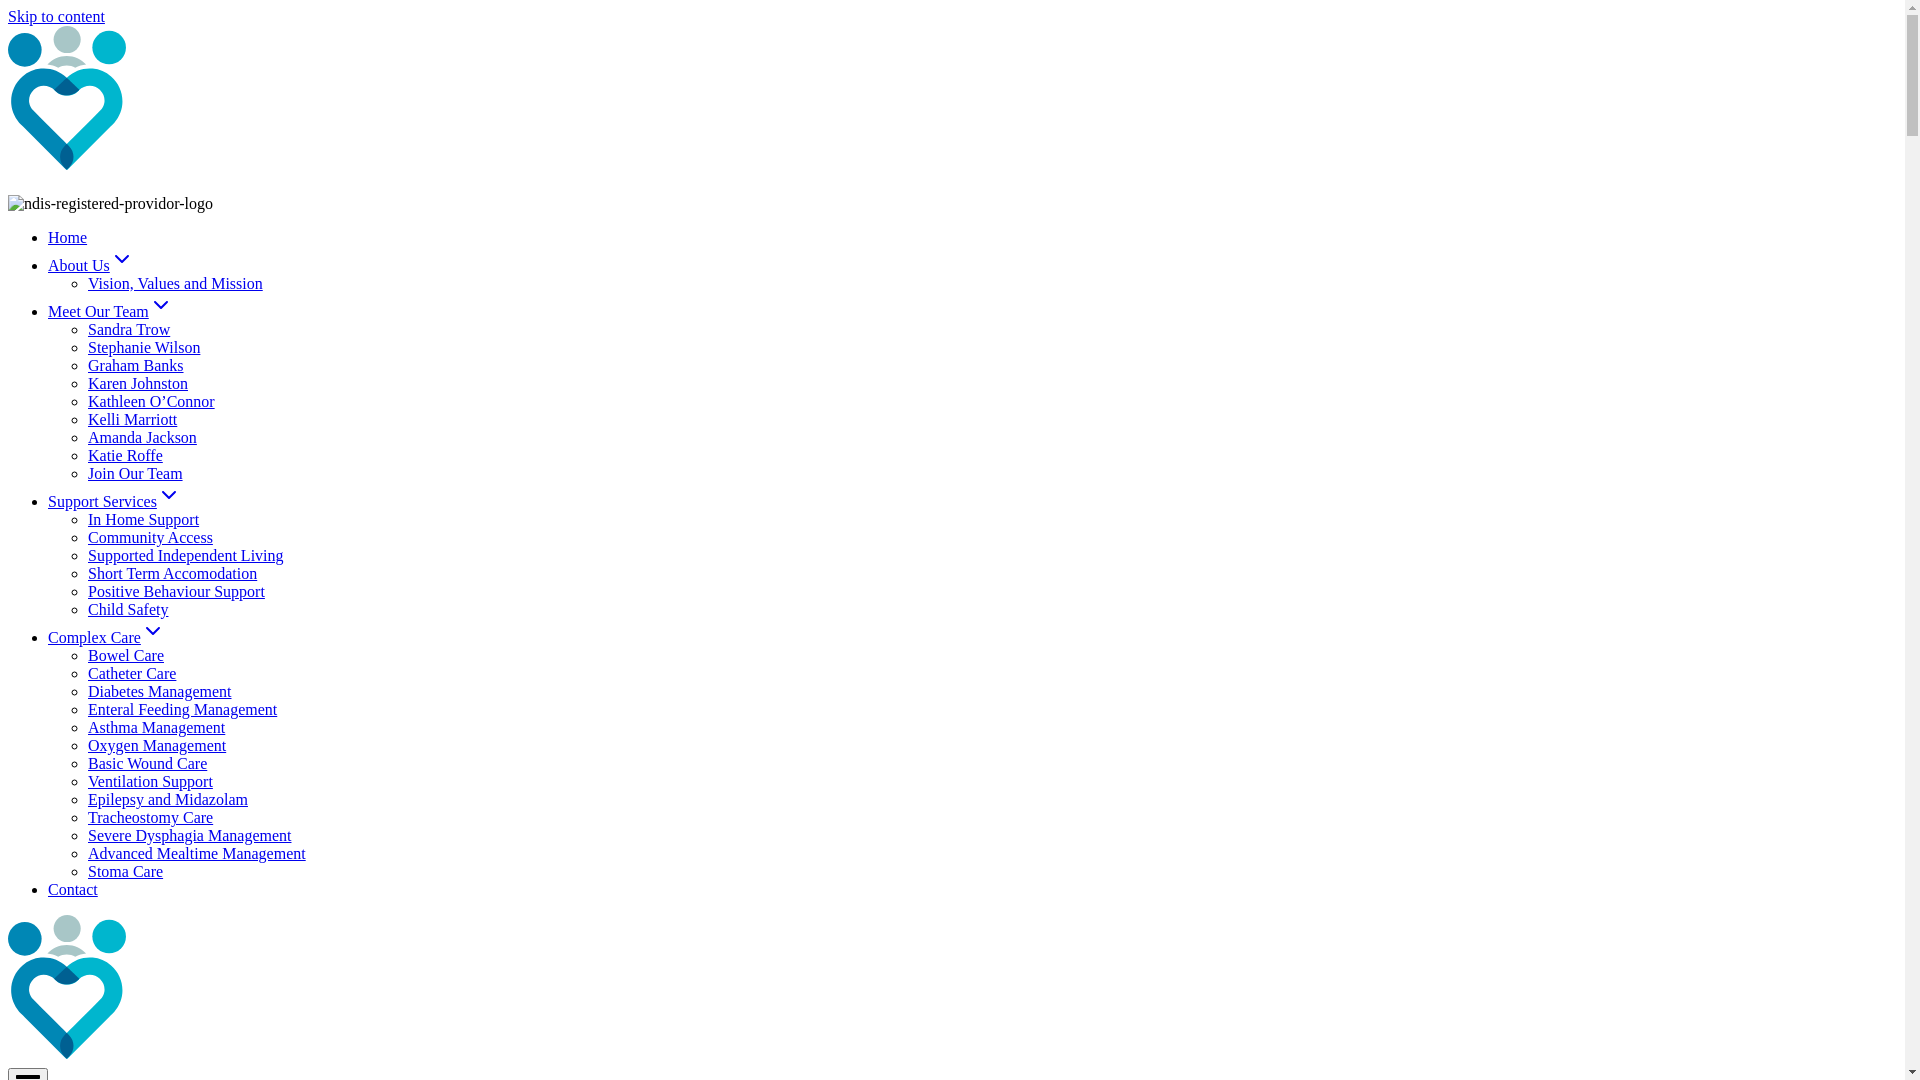  What do you see at coordinates (168, 798) in the screenshot?
I see `'Epilepsy and Midazolam'` at bounding box center [168, 798].